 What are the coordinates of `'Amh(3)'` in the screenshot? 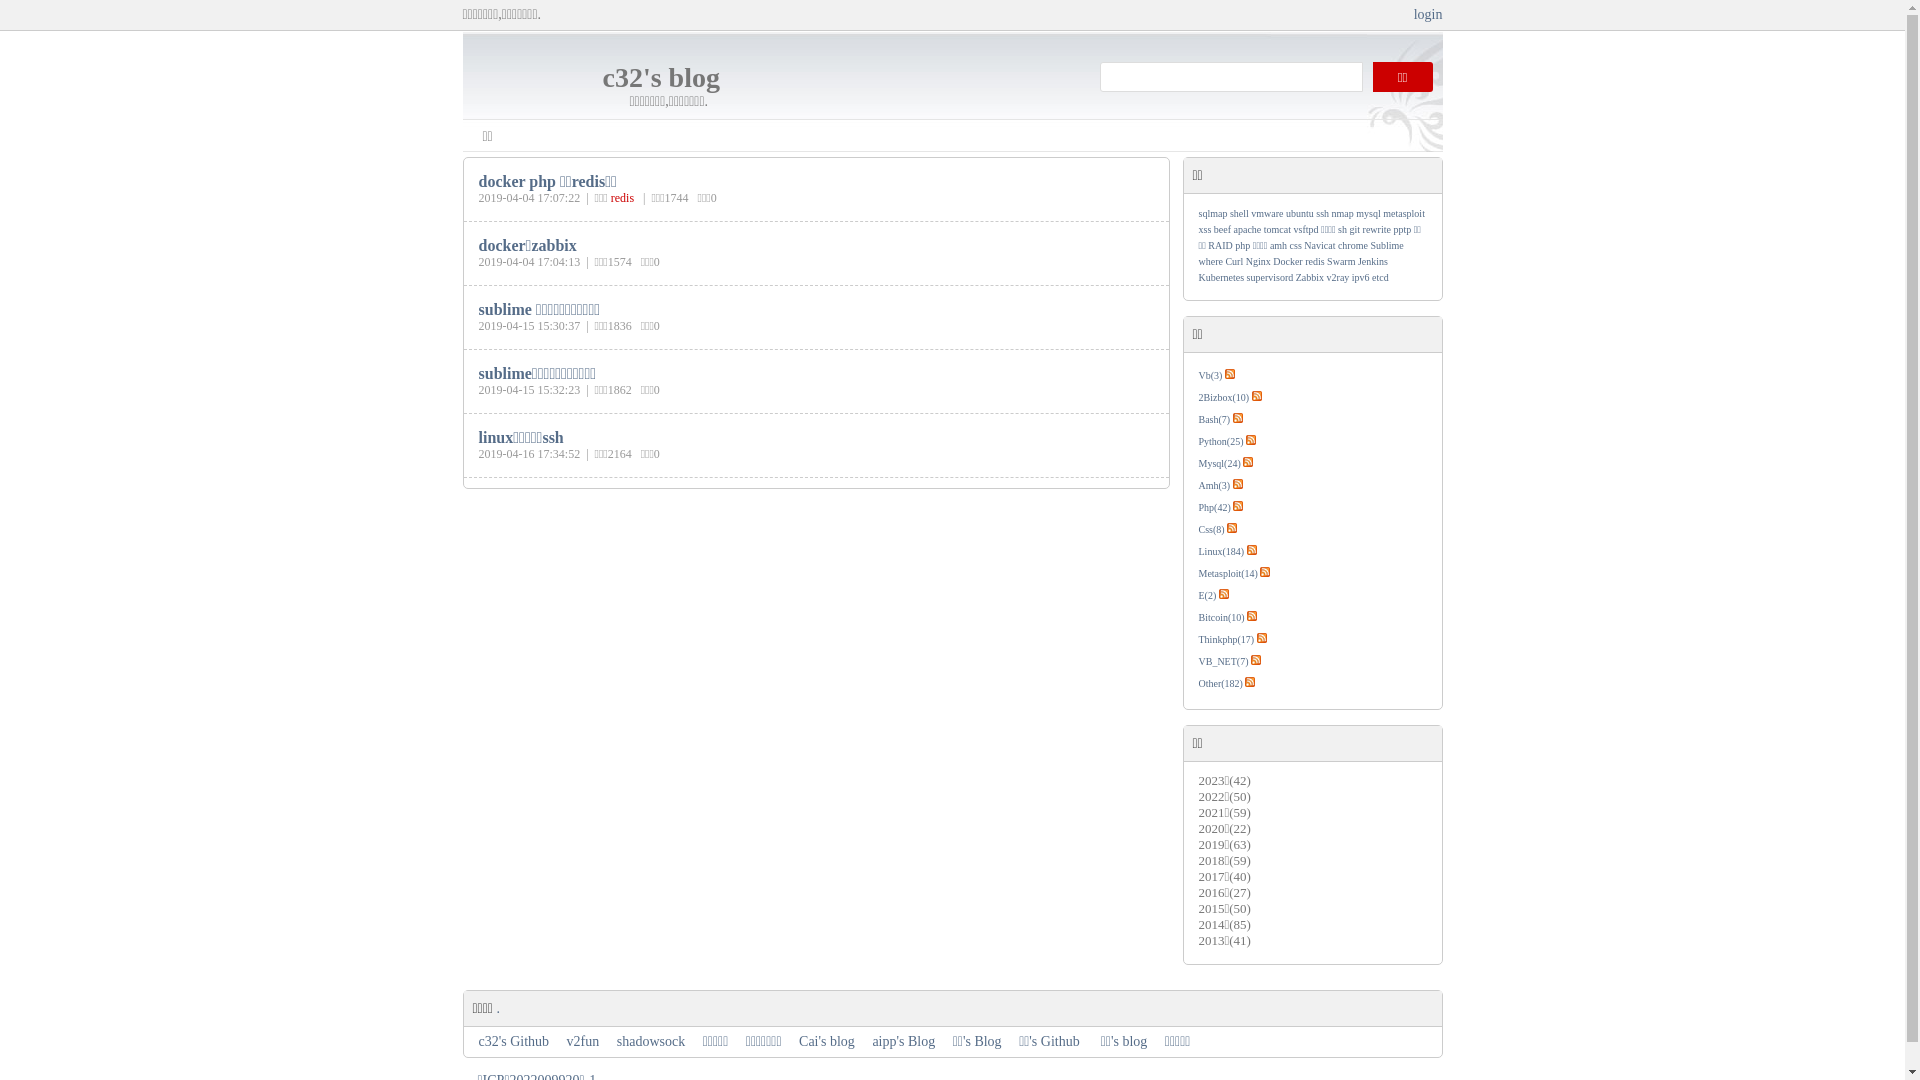 It's located at (1198, 485).